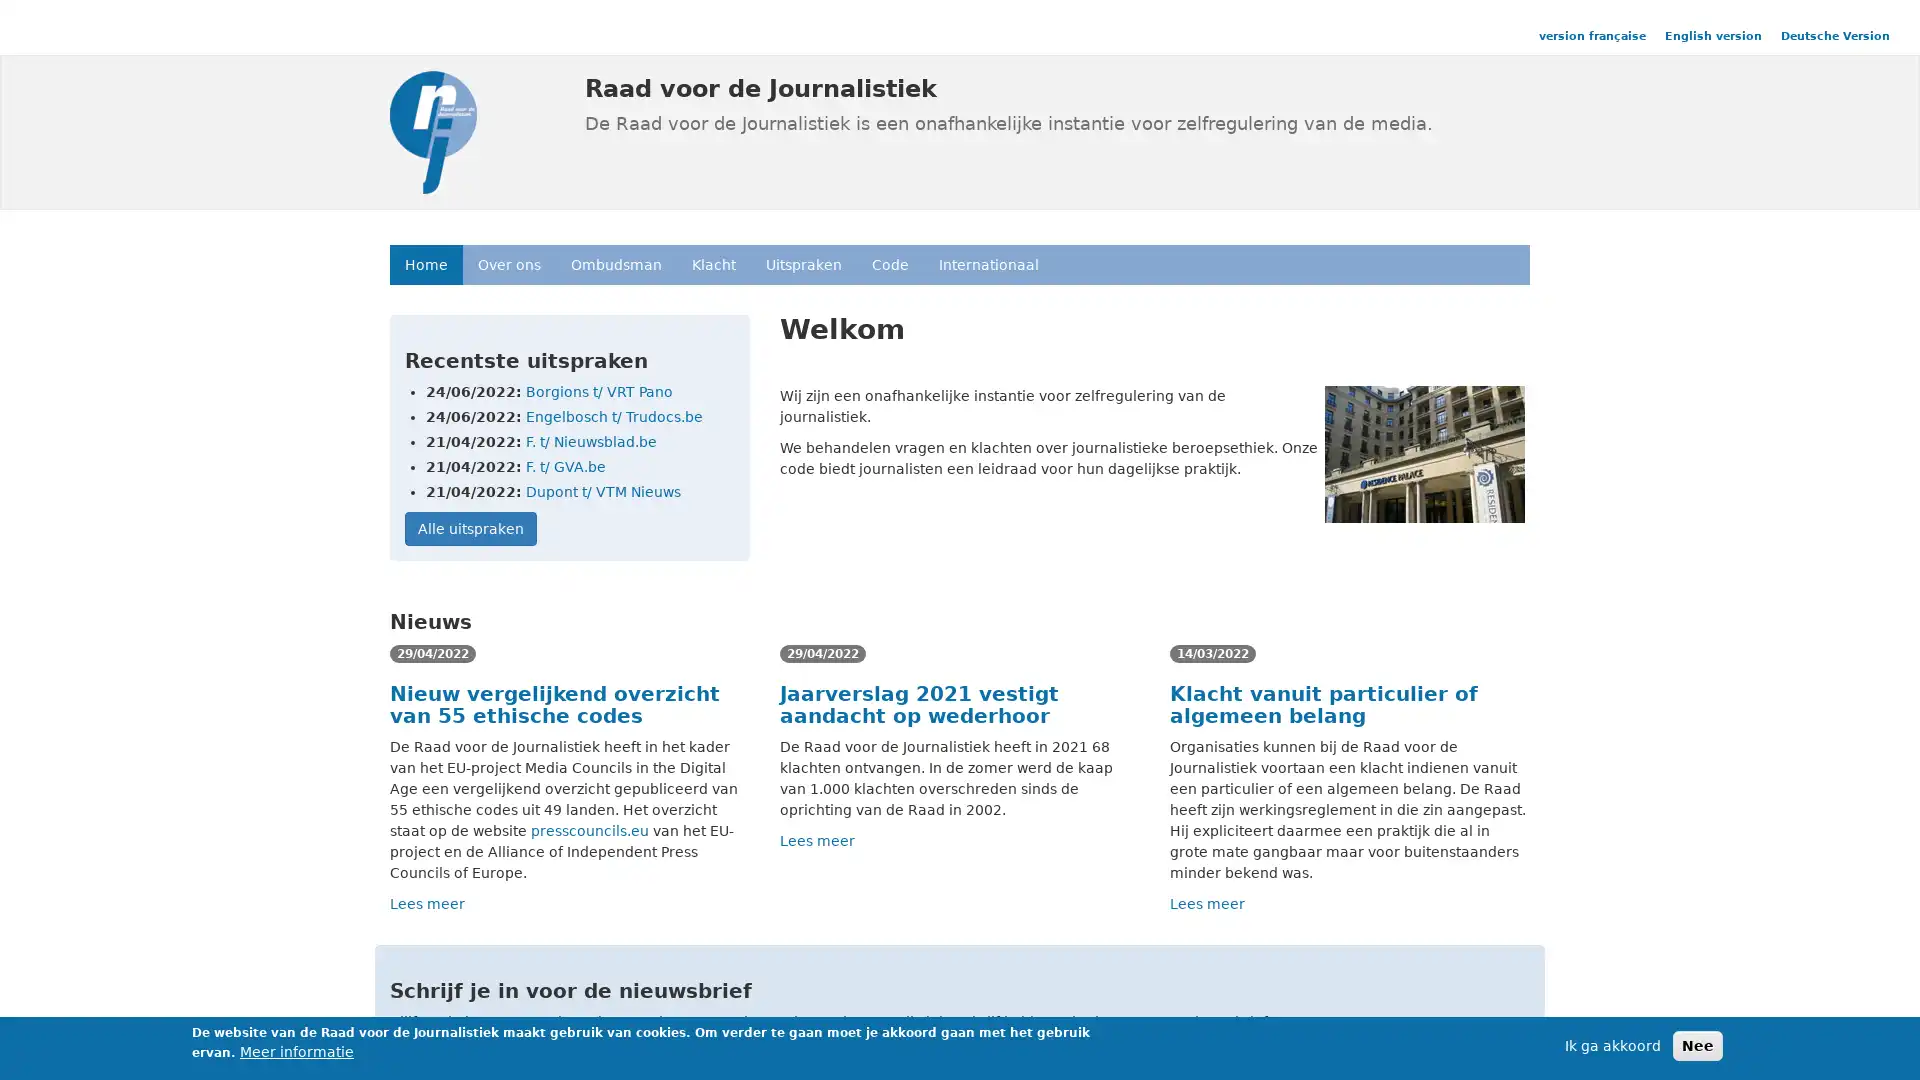 The width and height of the screenshot is (1920, 1080). I want to click on Nee, so click(1697, 1044).